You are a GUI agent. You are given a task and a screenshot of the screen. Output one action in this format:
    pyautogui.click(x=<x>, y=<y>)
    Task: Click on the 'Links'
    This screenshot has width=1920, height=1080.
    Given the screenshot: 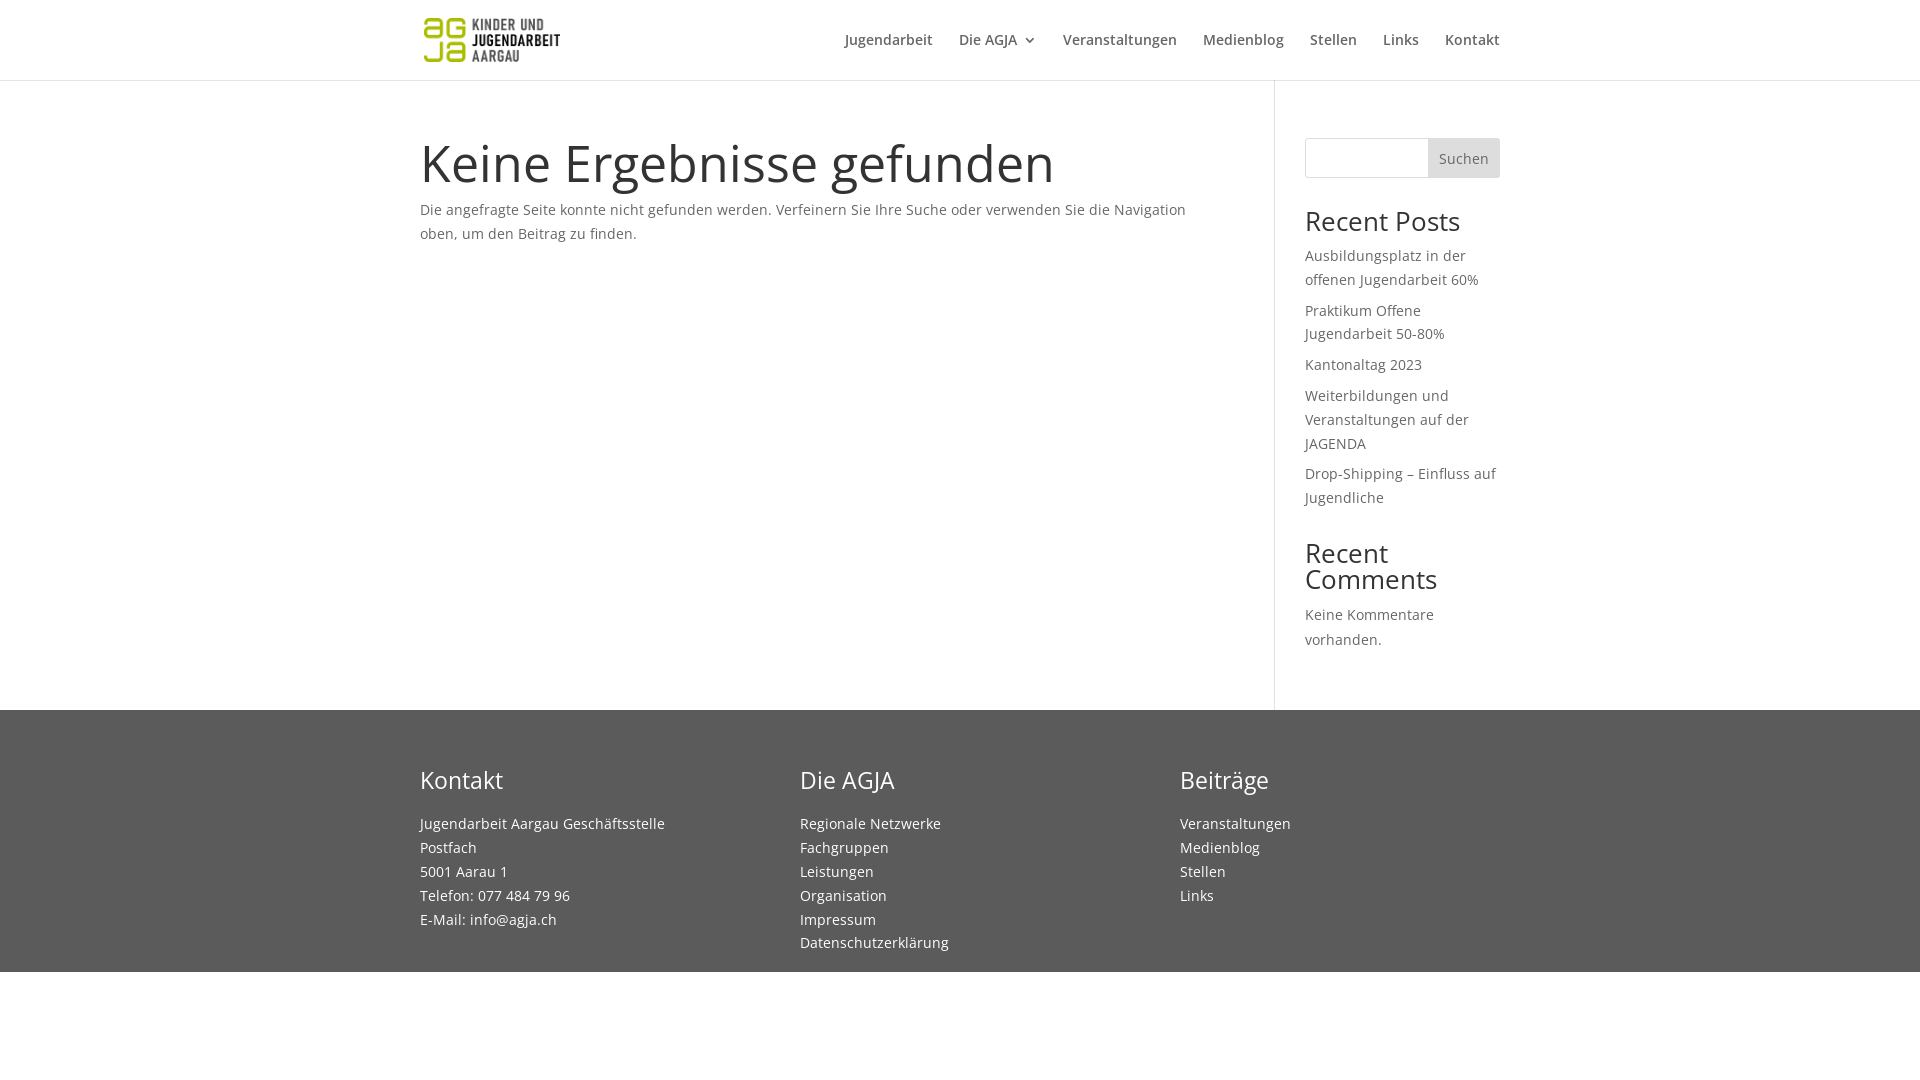 What is the action you would take?
    pyautogui.click(x=1196, y=894)
    